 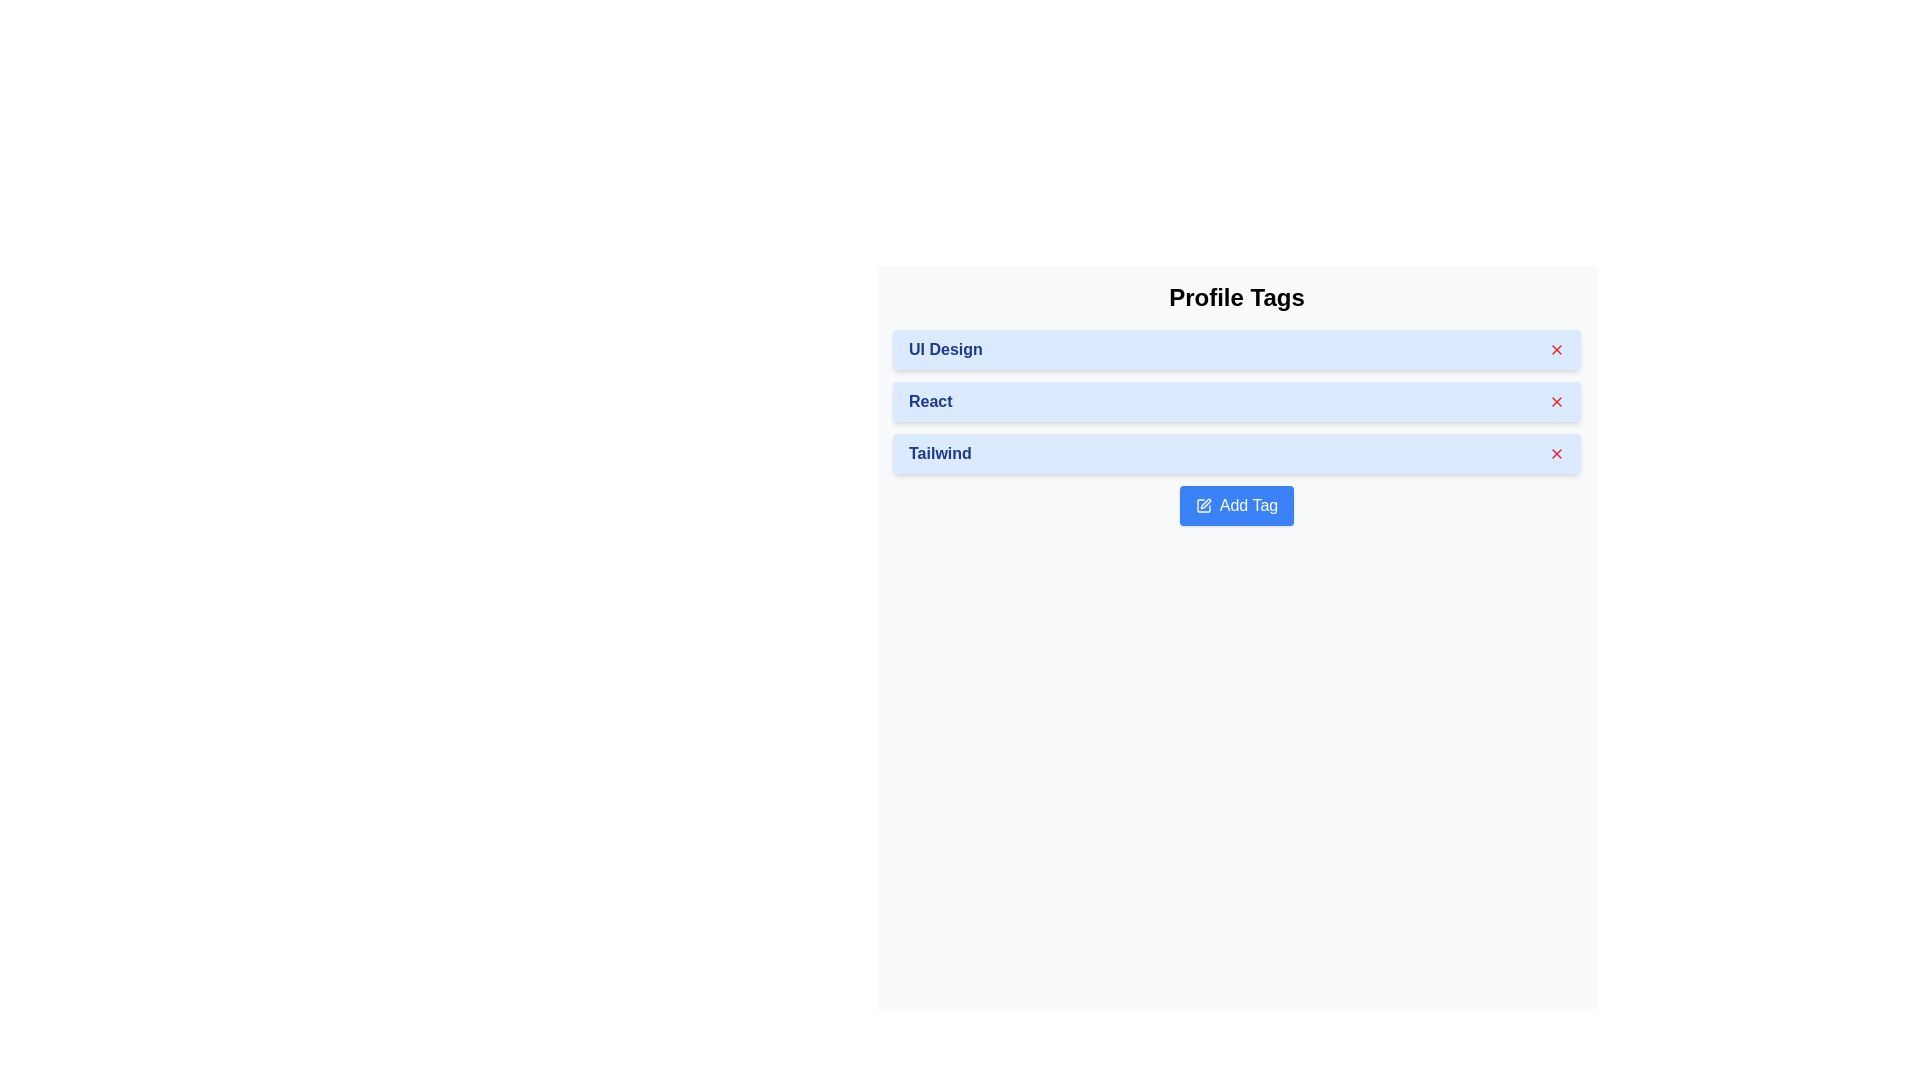 I want to click on the 'UI Design' text label located at the left part of the tag box under 'Profile Tags', so click(x=944, y=349).